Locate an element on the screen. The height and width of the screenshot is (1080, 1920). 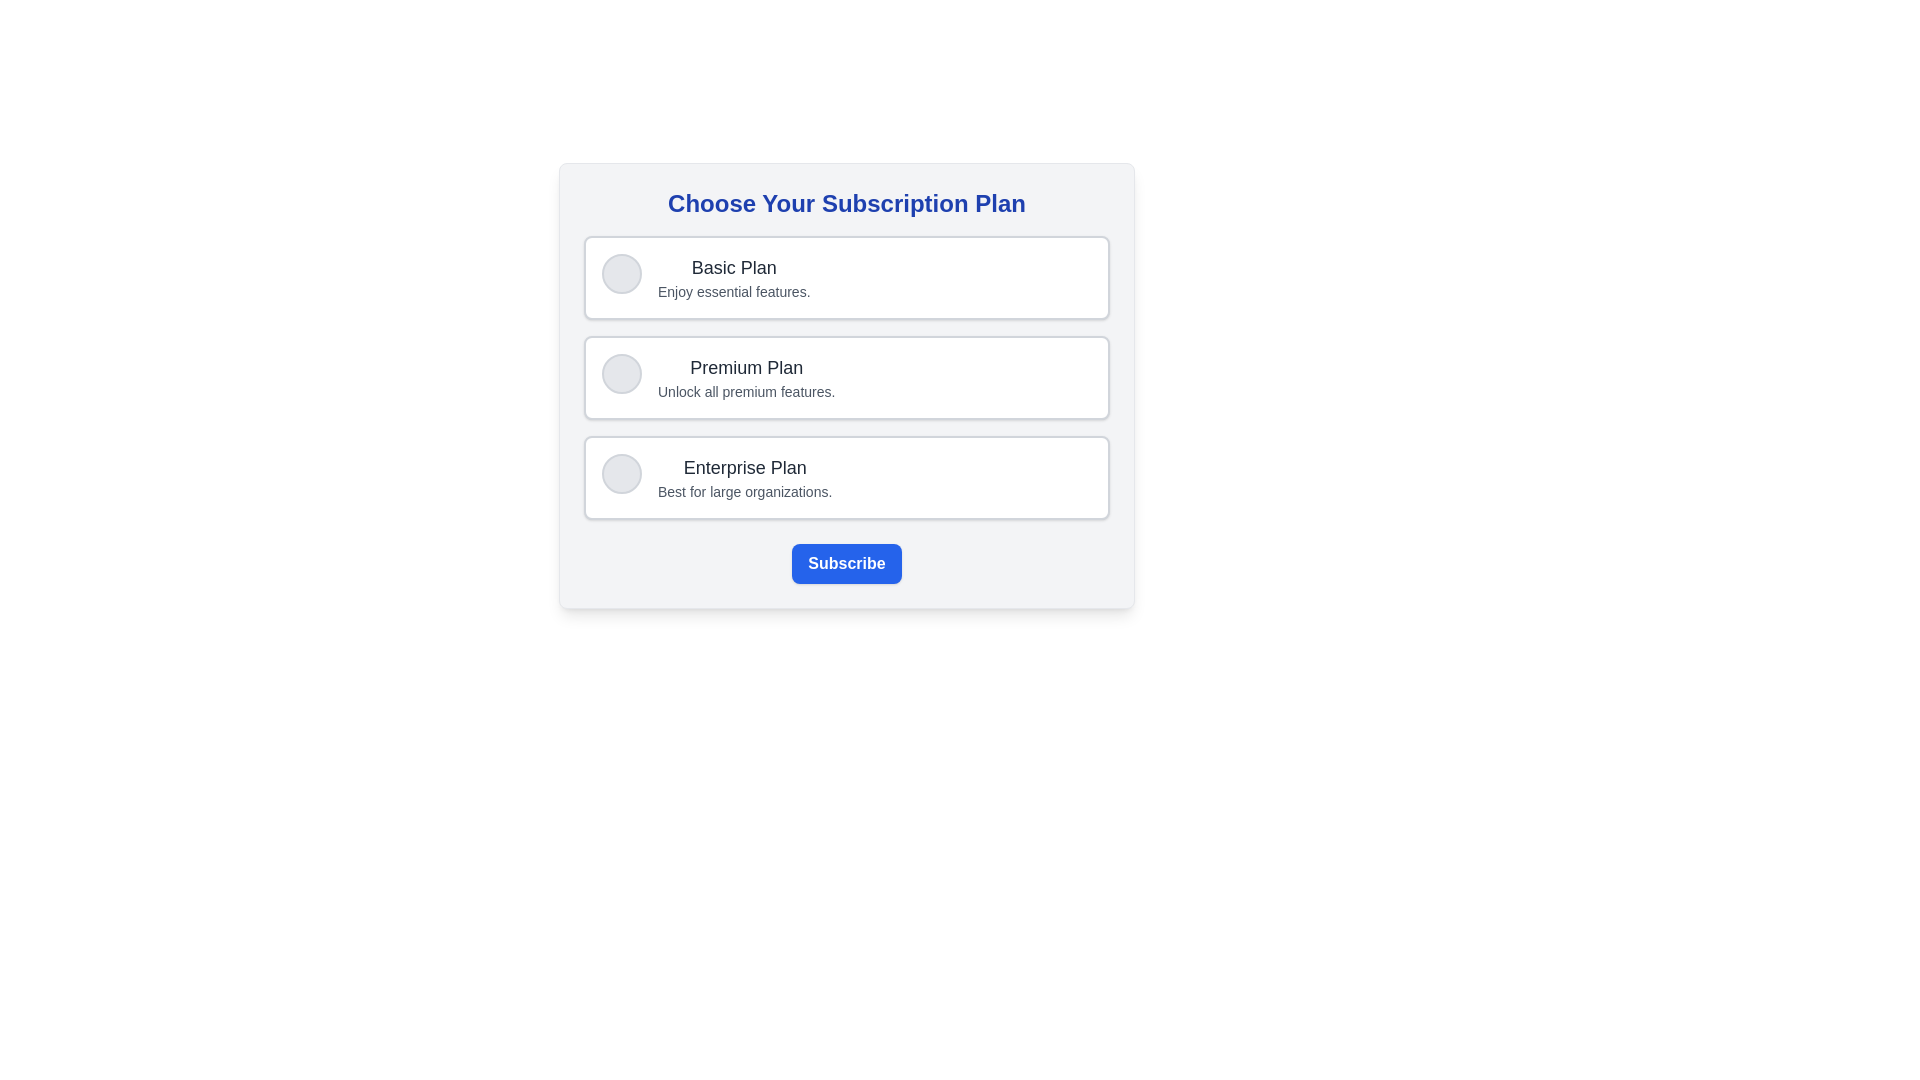
the large, centered header text that reads 'Choose Your Subscription Plan', styled in bold and blue, located at the top of the informational panel is located at coordinates (846, 204).